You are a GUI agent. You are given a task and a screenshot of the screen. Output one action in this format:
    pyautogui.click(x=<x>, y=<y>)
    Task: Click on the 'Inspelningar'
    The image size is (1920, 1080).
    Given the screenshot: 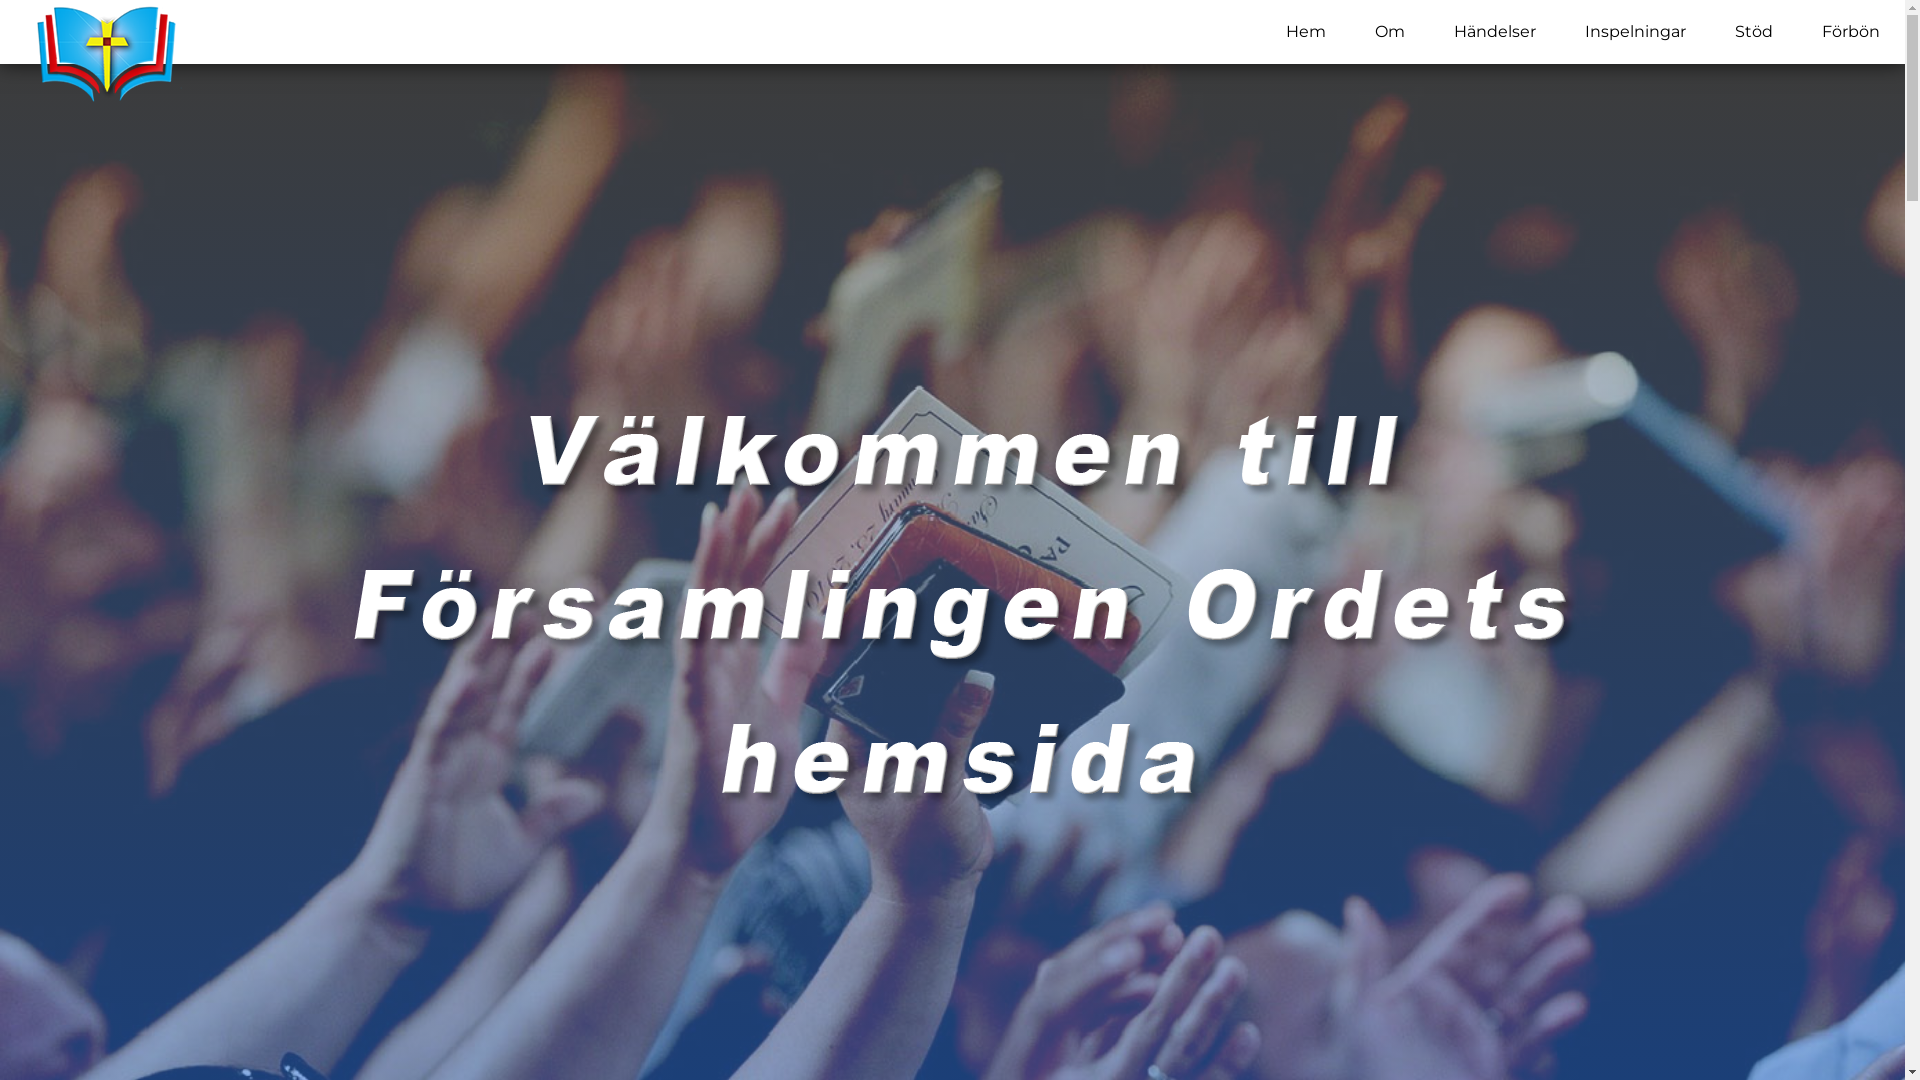 What is the action you would take?
    pyautogui.click(x=1635, y=31)
    